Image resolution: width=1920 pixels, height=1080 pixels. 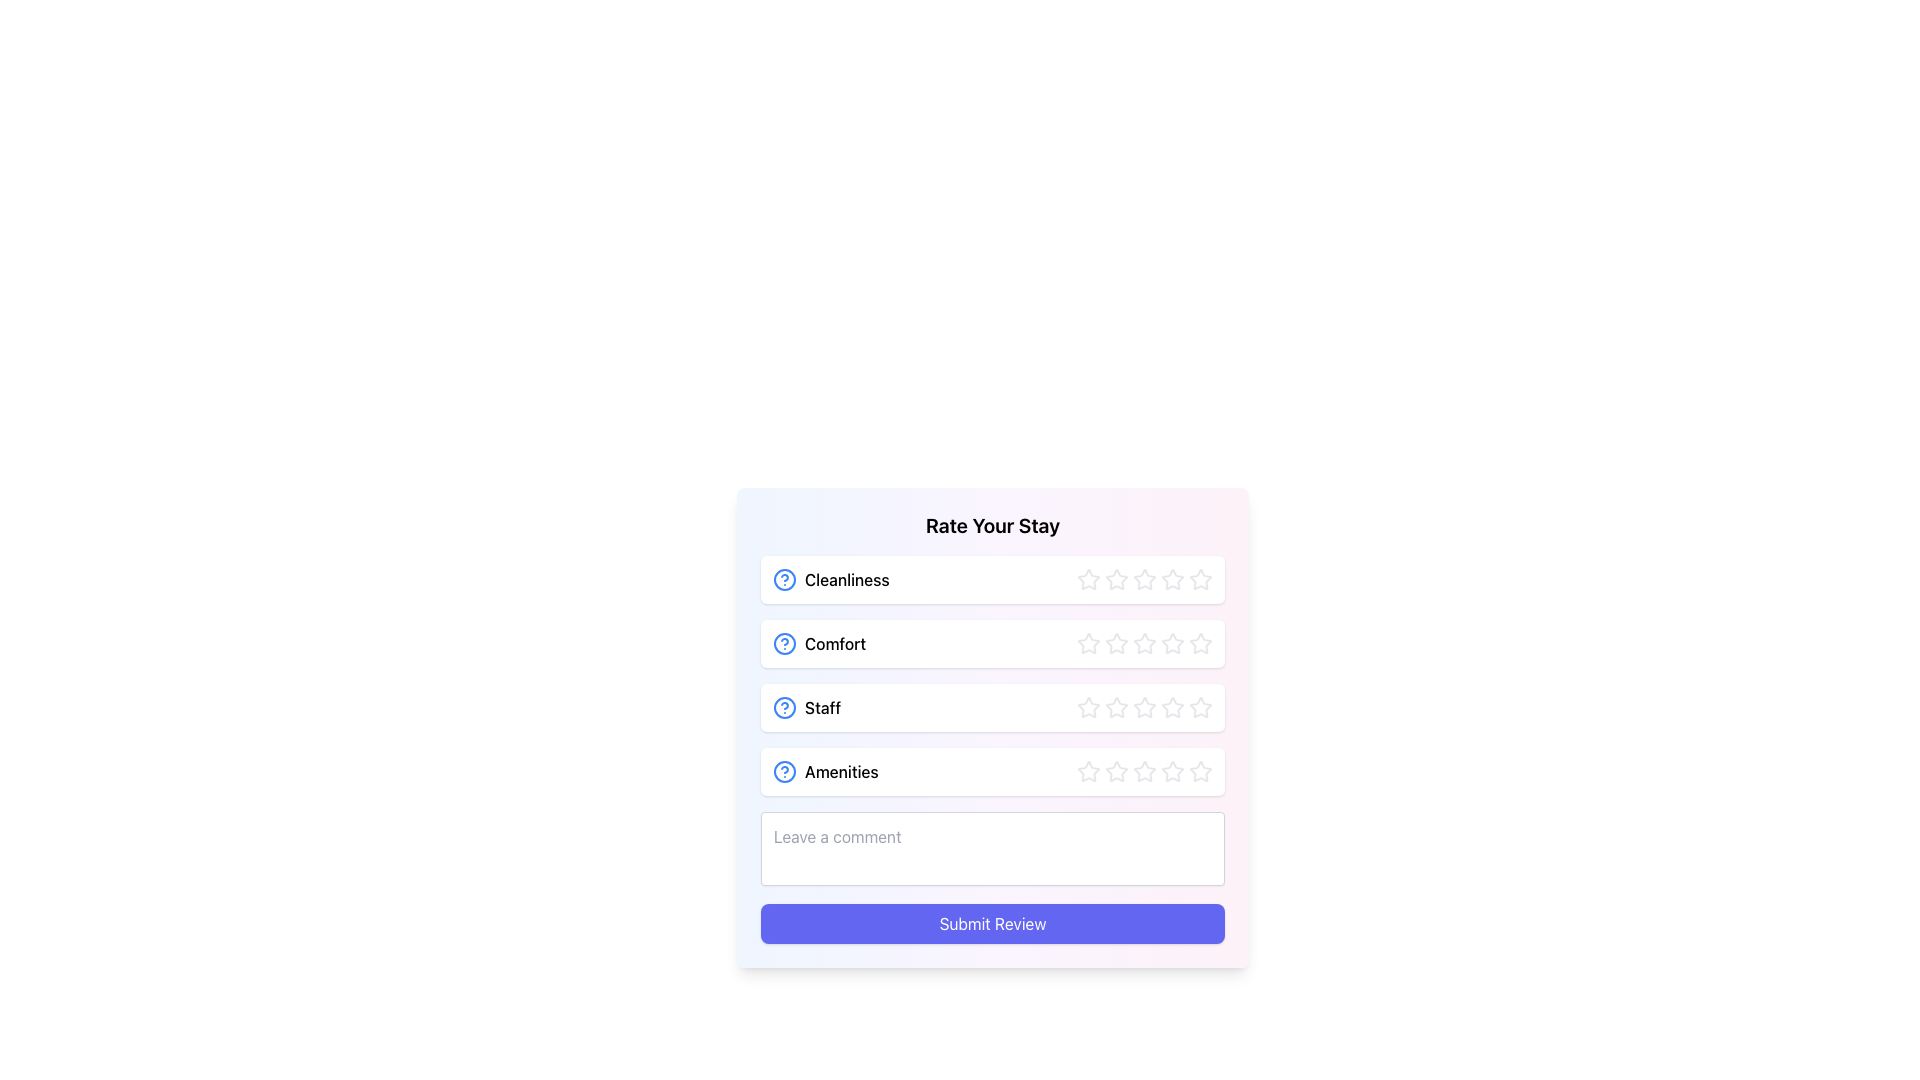 What do you see at coordinates (1088, 579) in the screenshot?
I see `from the first star icon (hollow outline, light gray color) under the 'Cleanliness' label` at bounding box center [1088, 579].